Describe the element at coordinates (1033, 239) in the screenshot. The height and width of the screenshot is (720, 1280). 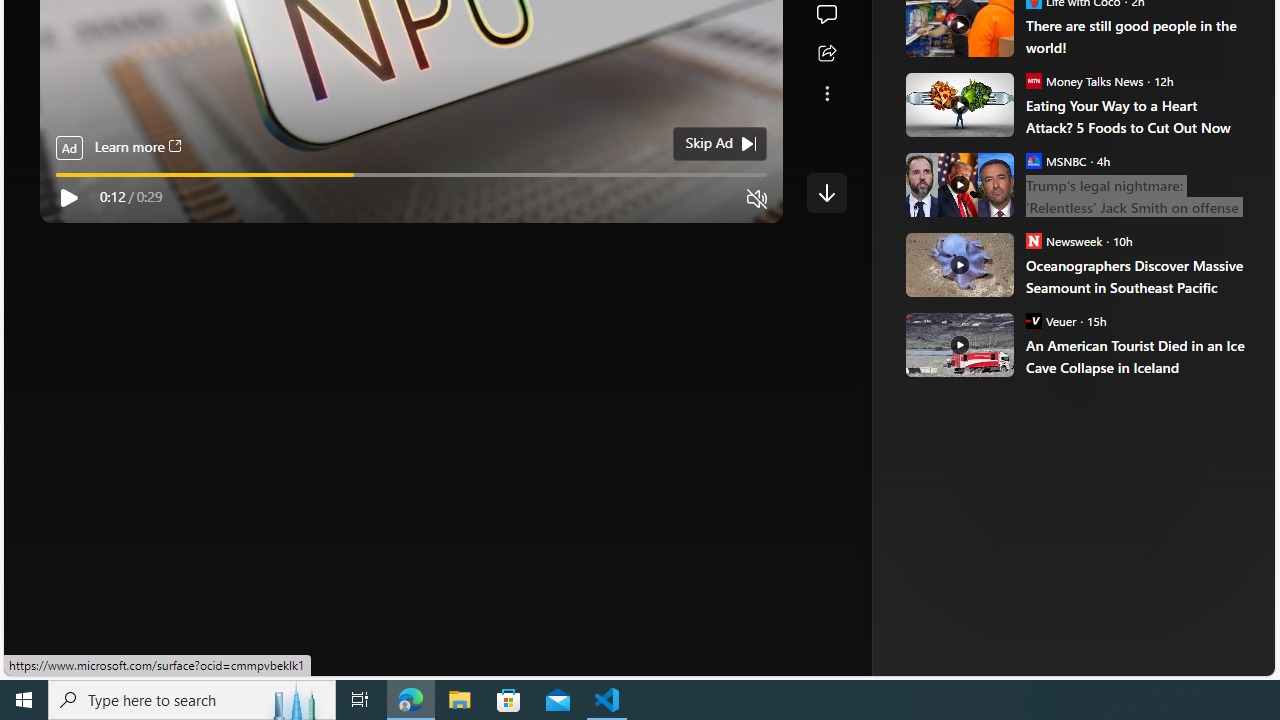
I see `'Newsweek'` at that location.